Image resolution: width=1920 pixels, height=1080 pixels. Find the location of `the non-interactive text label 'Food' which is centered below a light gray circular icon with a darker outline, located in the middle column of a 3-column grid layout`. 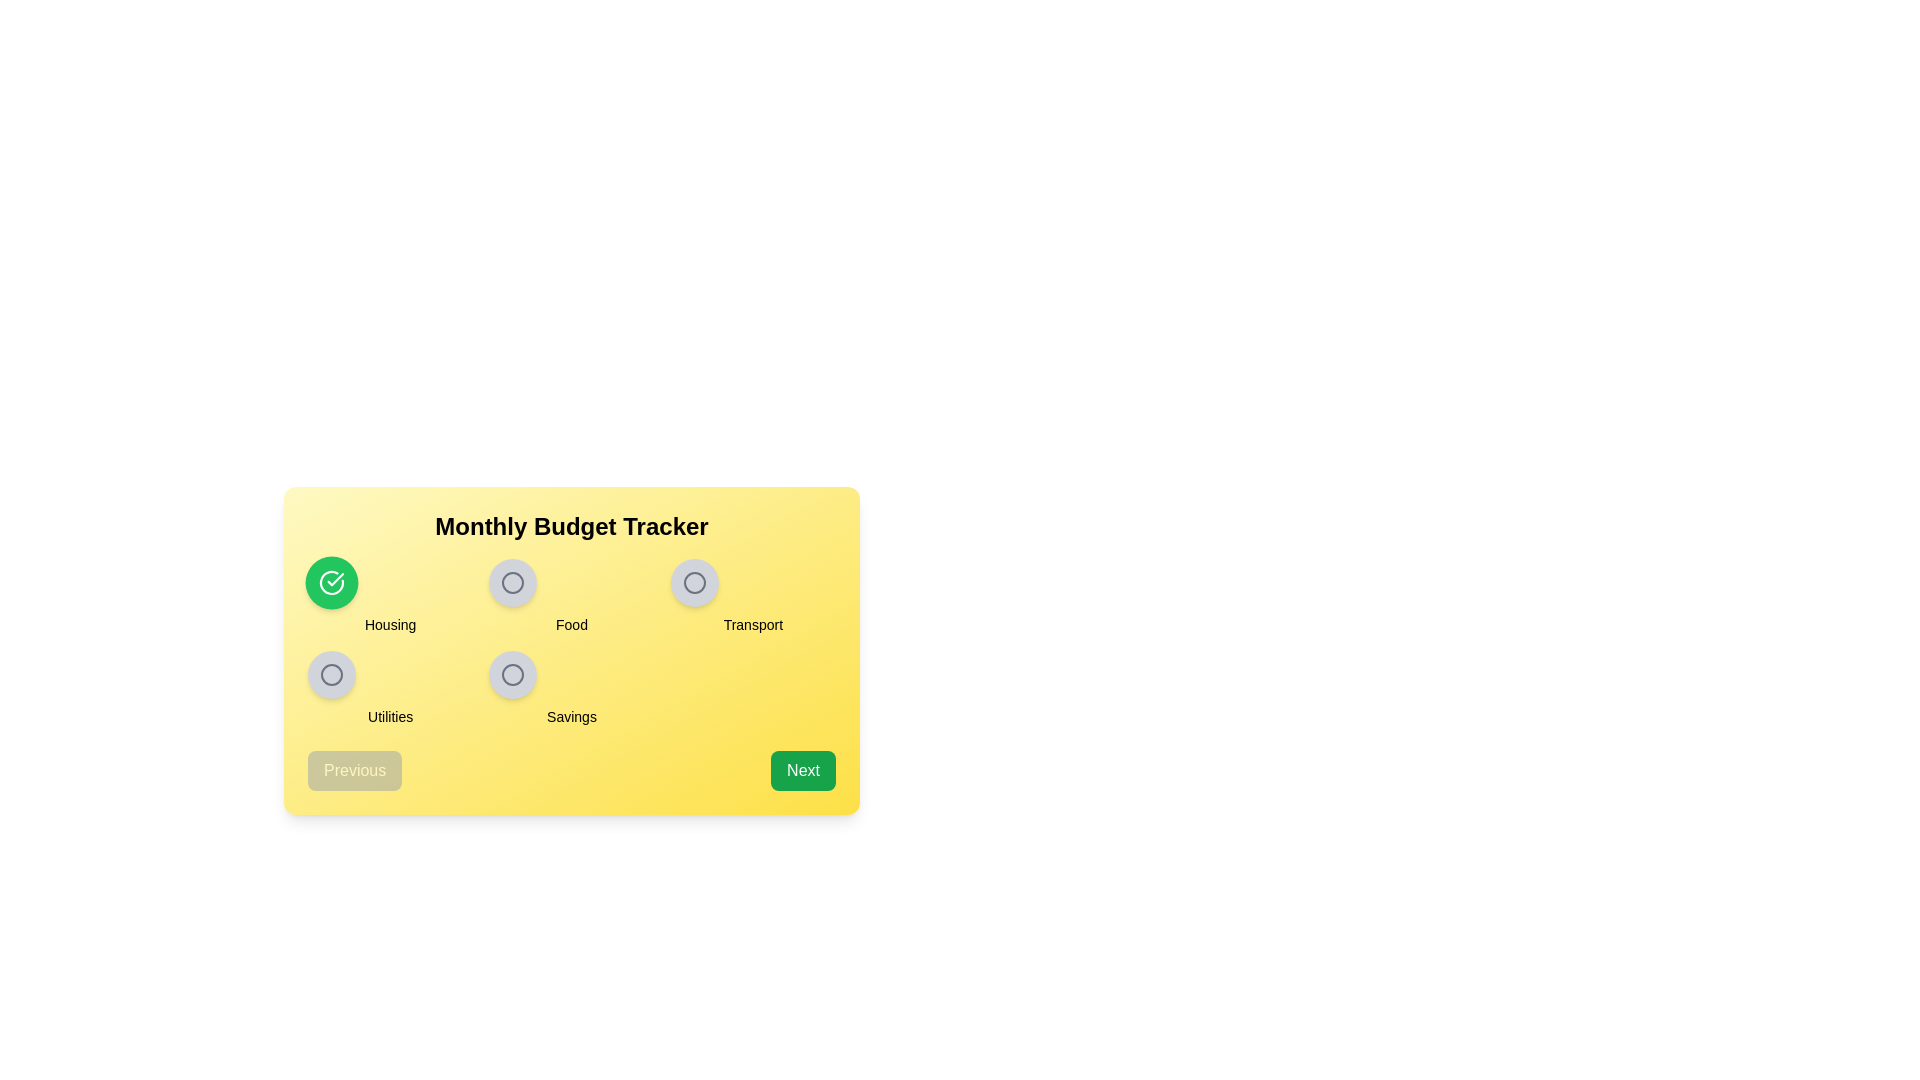

the non-interactive text label 'Food' which is centered below a light gray circular icon with a darker outline, located in the middle column of a 3-column grid layout is located at coordinates (570, 596).